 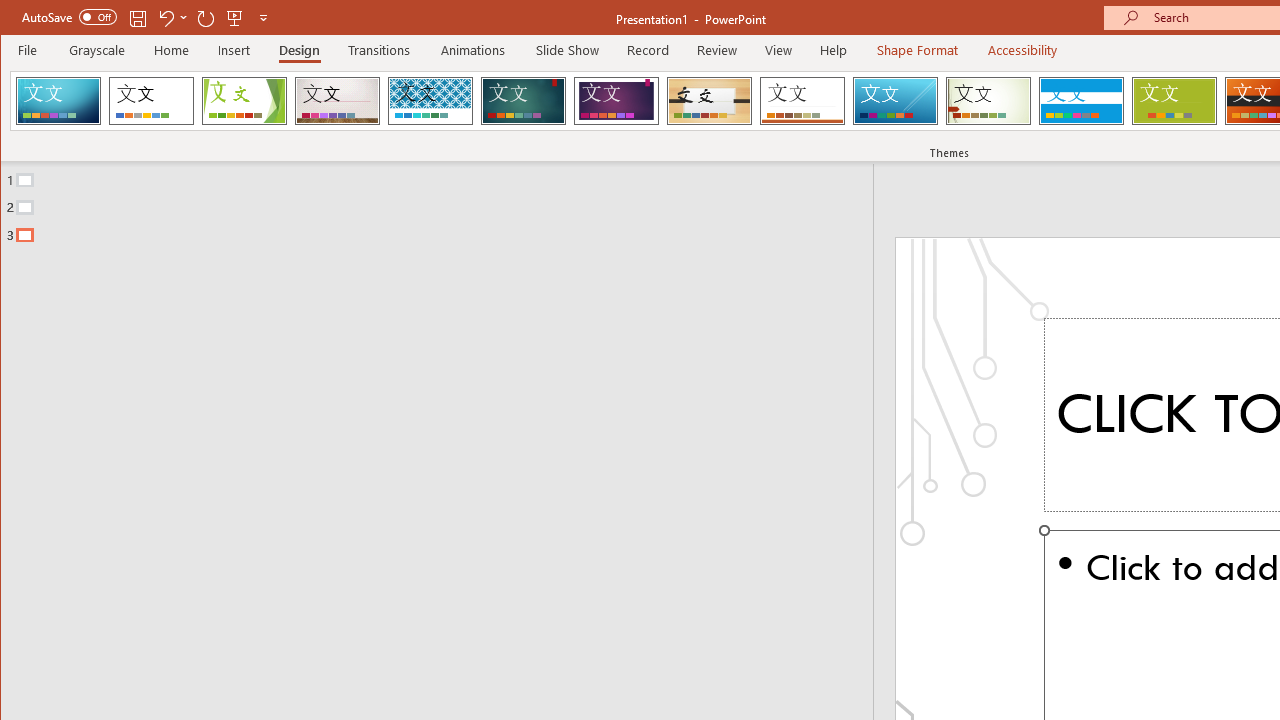 I want to click on 'Slice', so click(x=894, y=100).